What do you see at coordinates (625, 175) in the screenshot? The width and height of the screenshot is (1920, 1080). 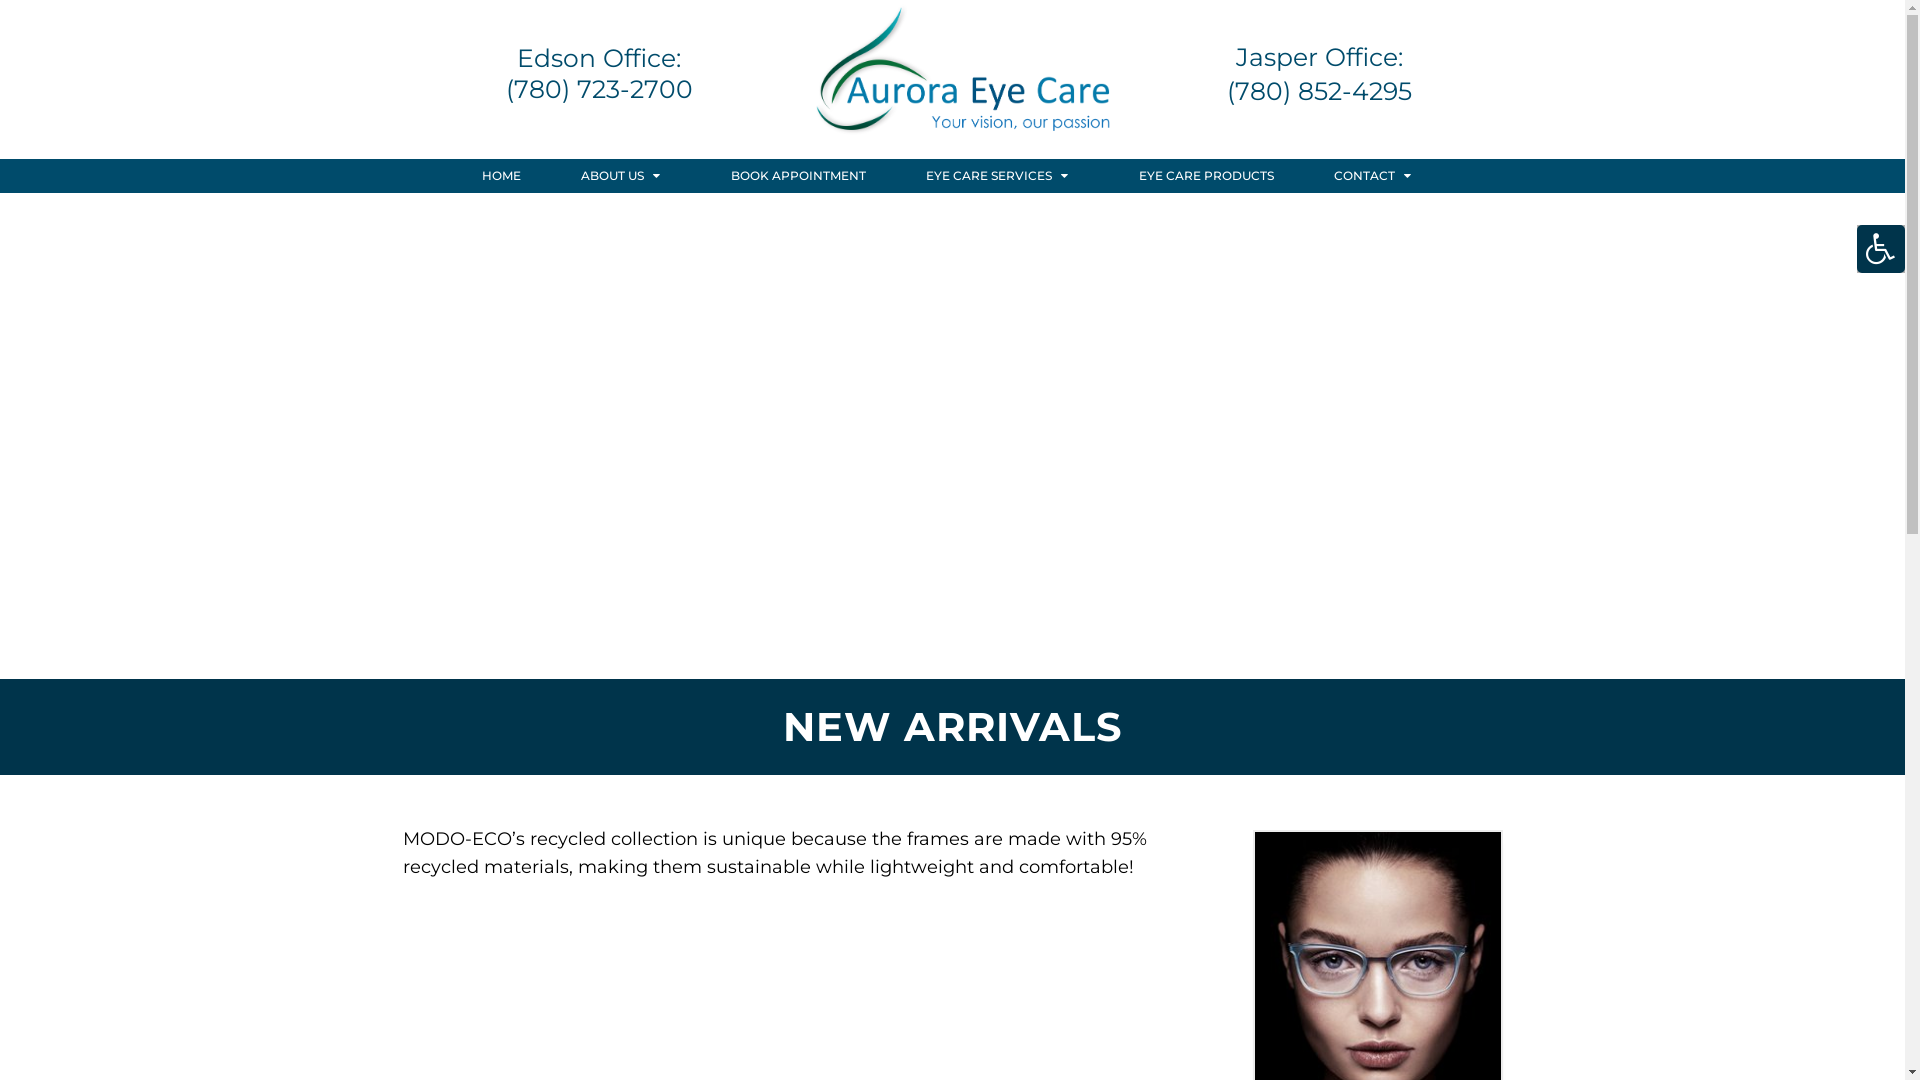 I see `'ABOUT US'` at bounding box center [625, 175].